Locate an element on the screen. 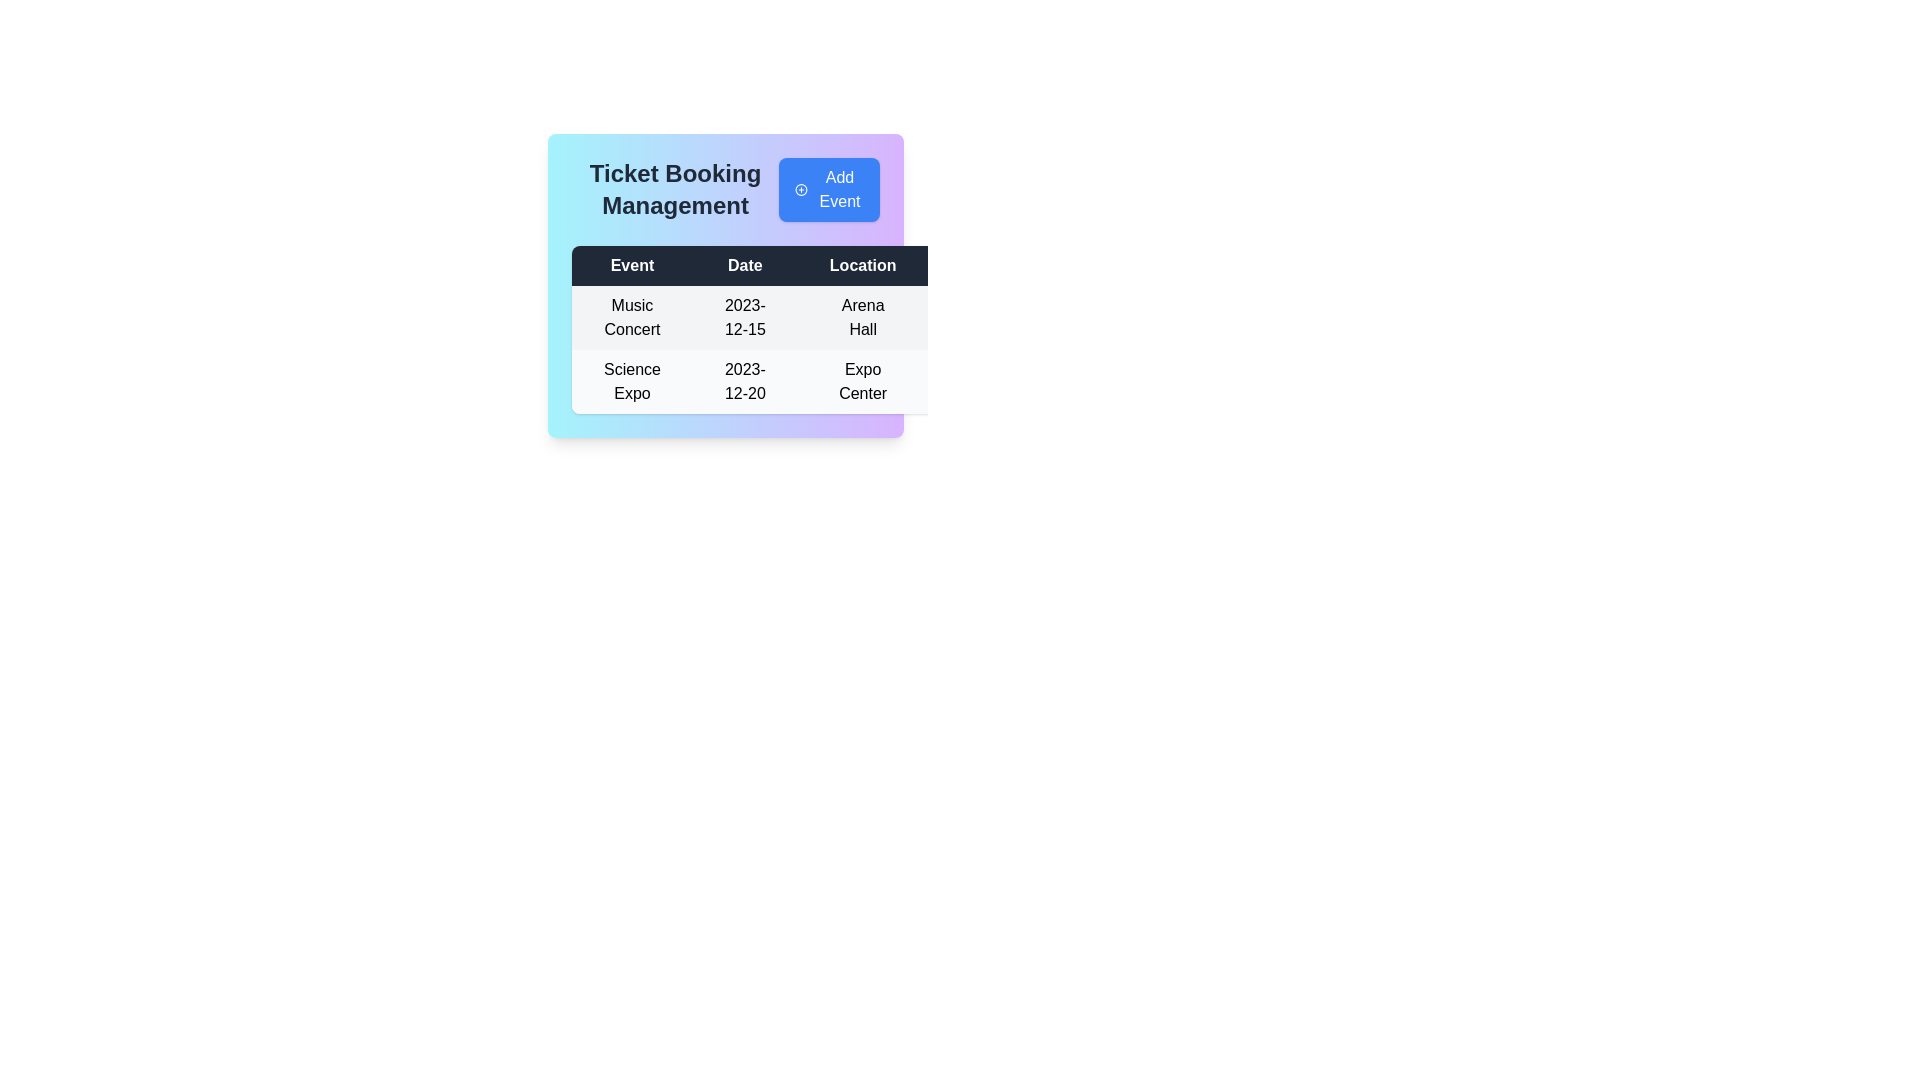 The width and height of the screenshot is (1920, 1080). the 'Date' text label, which displays white text on a dark background and is located in the header row of a table, positioned between 'Event' and 'Location' is located at coordinates (744, 265).